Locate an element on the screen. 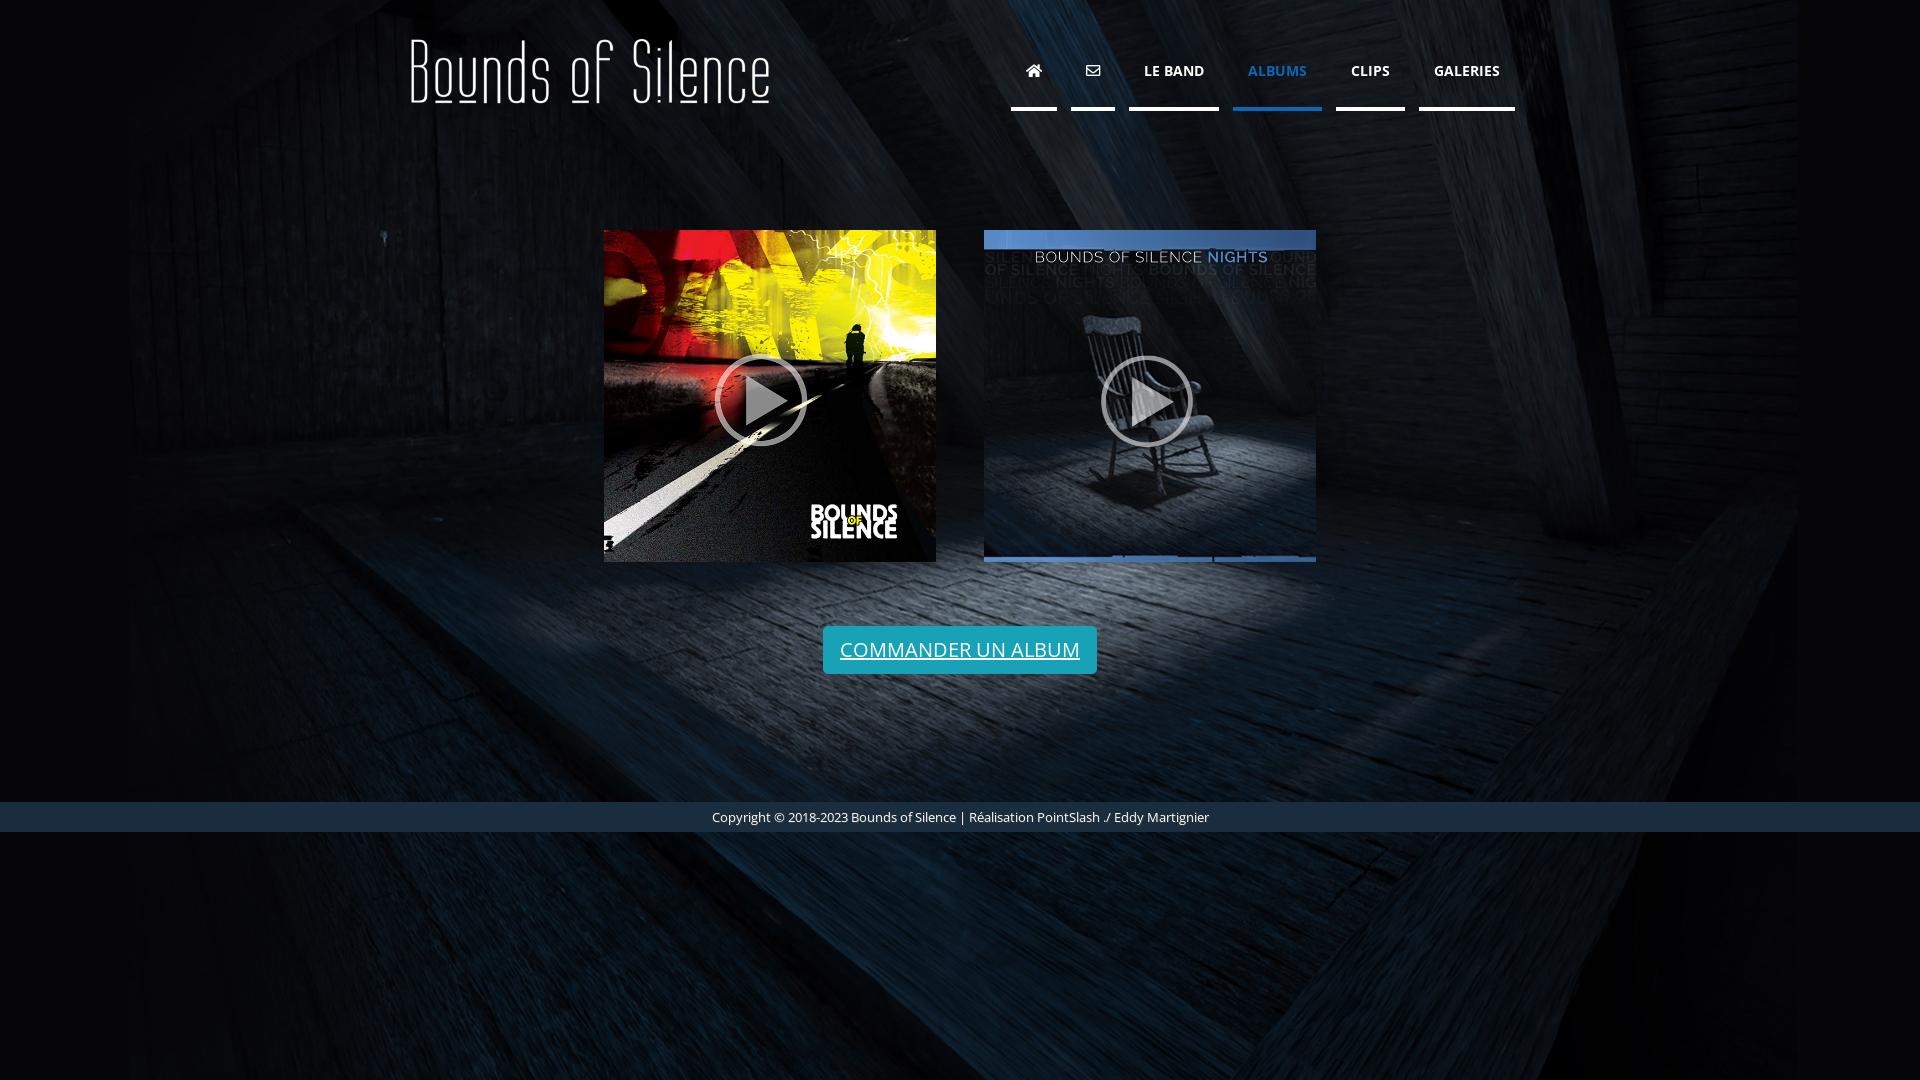 Image resolution: width=1920 pixels, height=1080 pixels. 'PointSlash ./ Eddy Martignier' is located at coordinates (1122, 817).